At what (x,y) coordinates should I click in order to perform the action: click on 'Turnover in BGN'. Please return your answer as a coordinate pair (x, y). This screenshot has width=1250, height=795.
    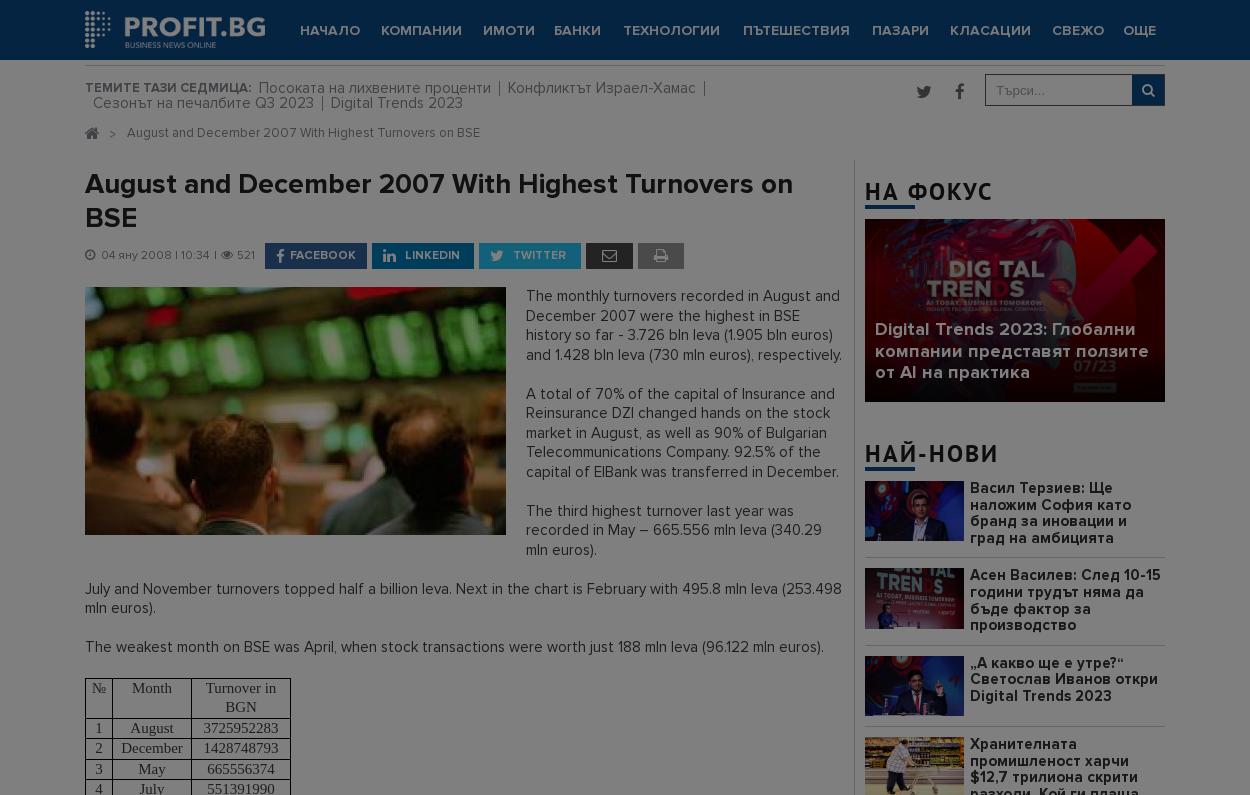
    Looking at the image, I should click on (239, 696).